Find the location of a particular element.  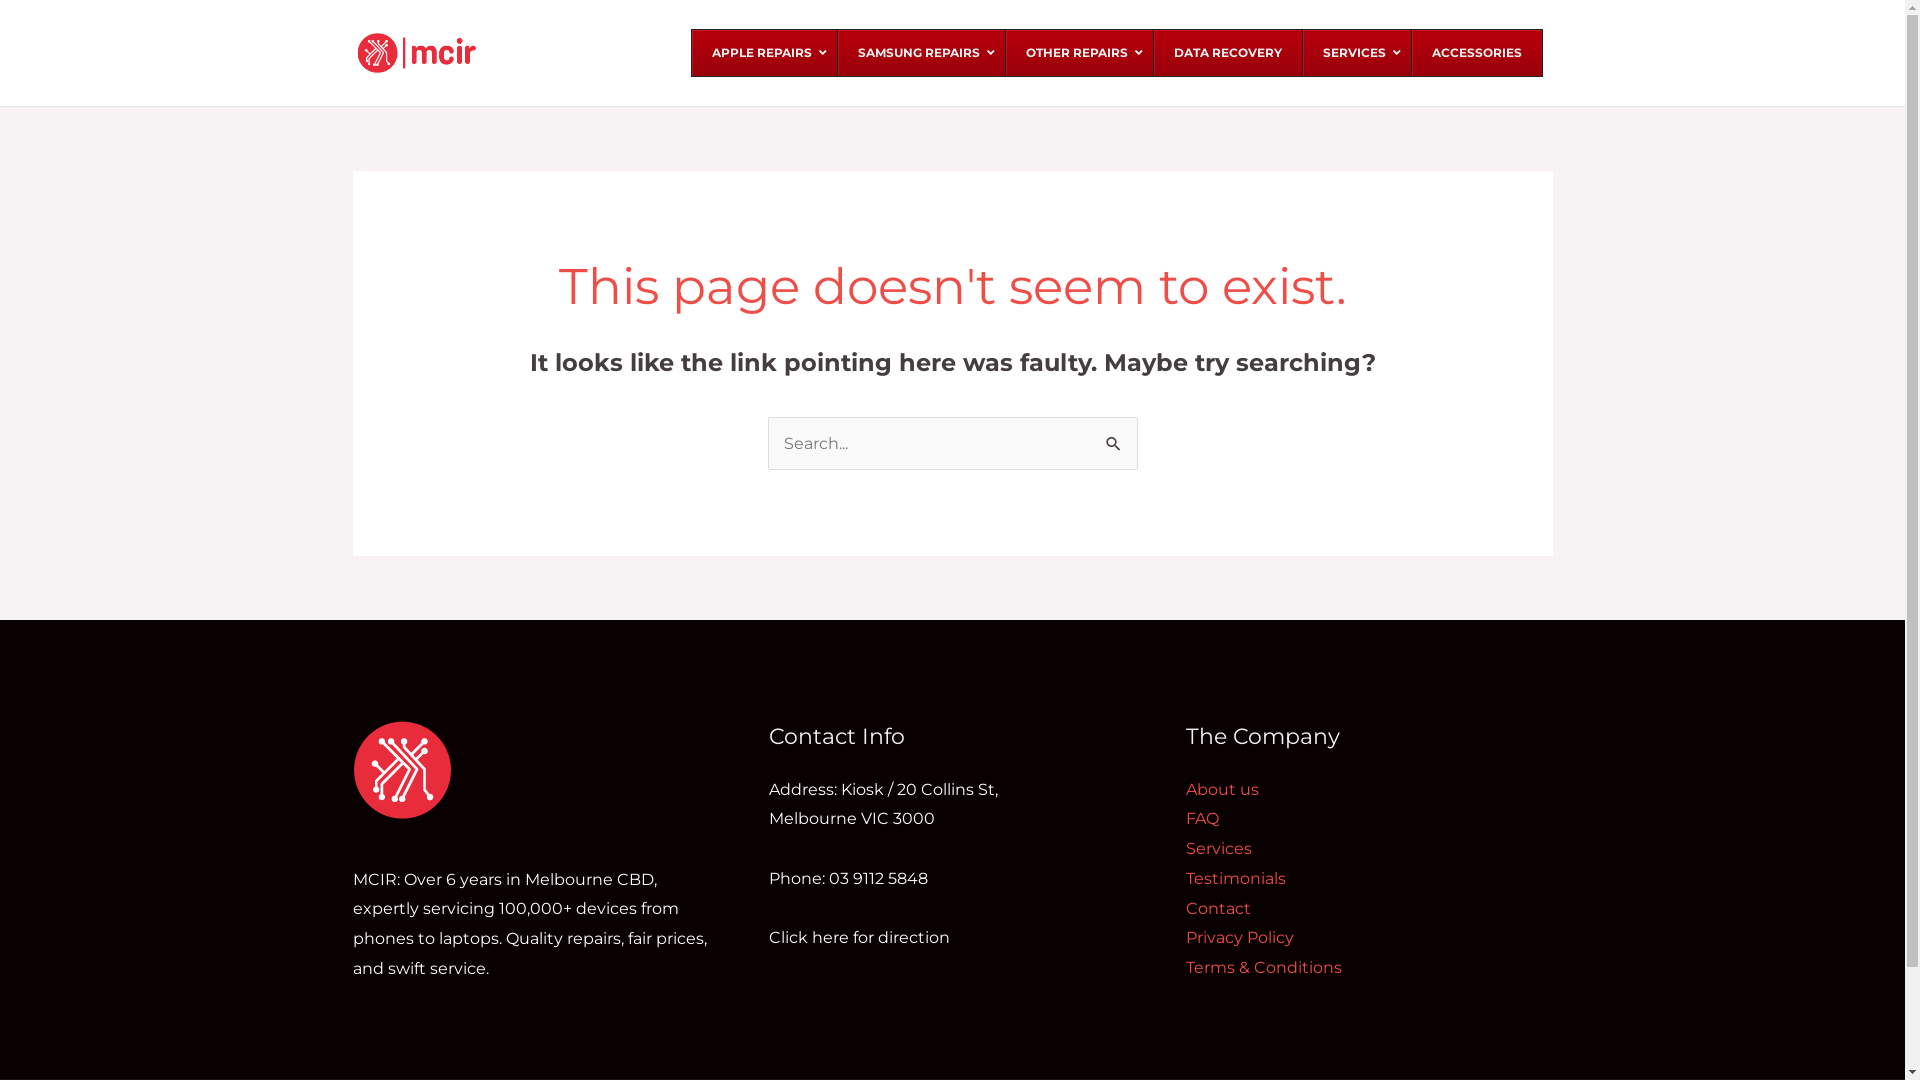

'FAQ' is located at coordinates (1185, 818).